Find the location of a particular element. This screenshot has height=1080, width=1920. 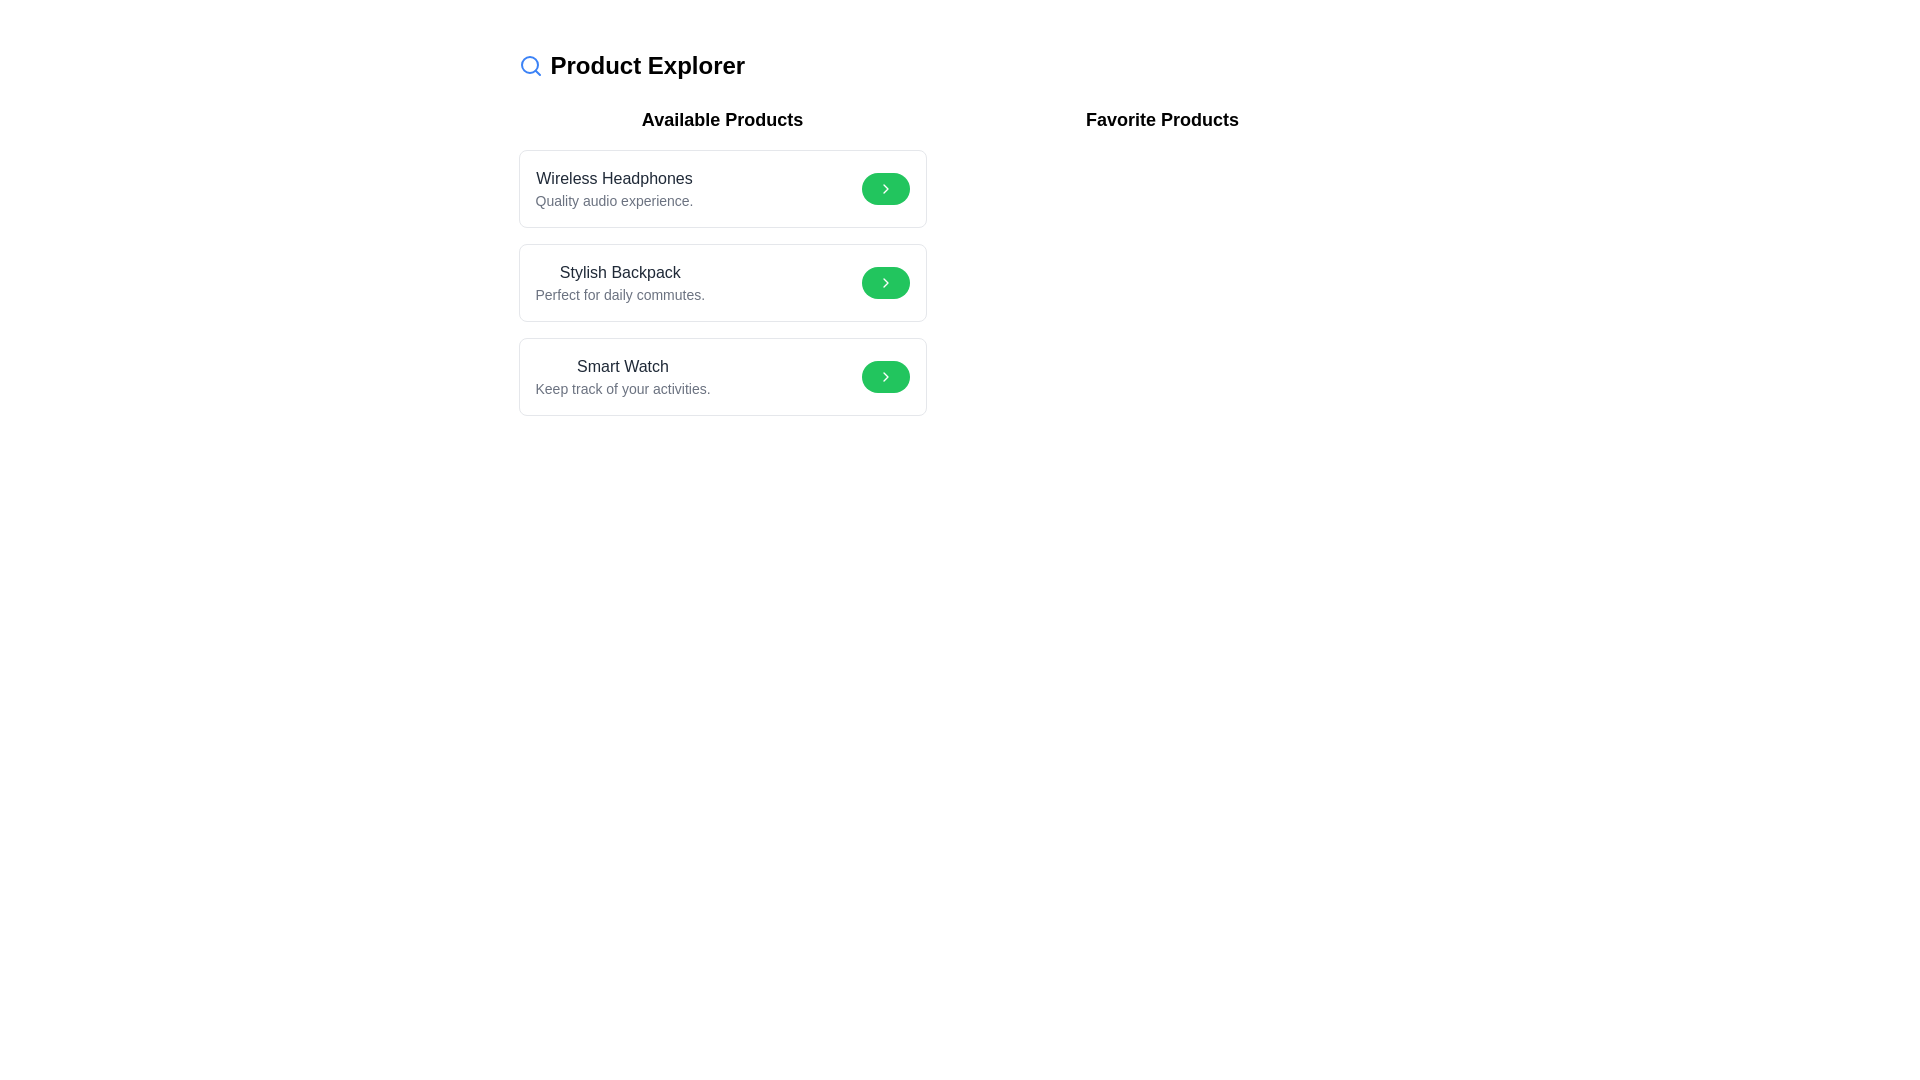

the text element displaying 'Quality audio experience.' located below the 'Wireless Headphones' title in the first card of the 'Available Products' section is located at coordinates (613, 200).